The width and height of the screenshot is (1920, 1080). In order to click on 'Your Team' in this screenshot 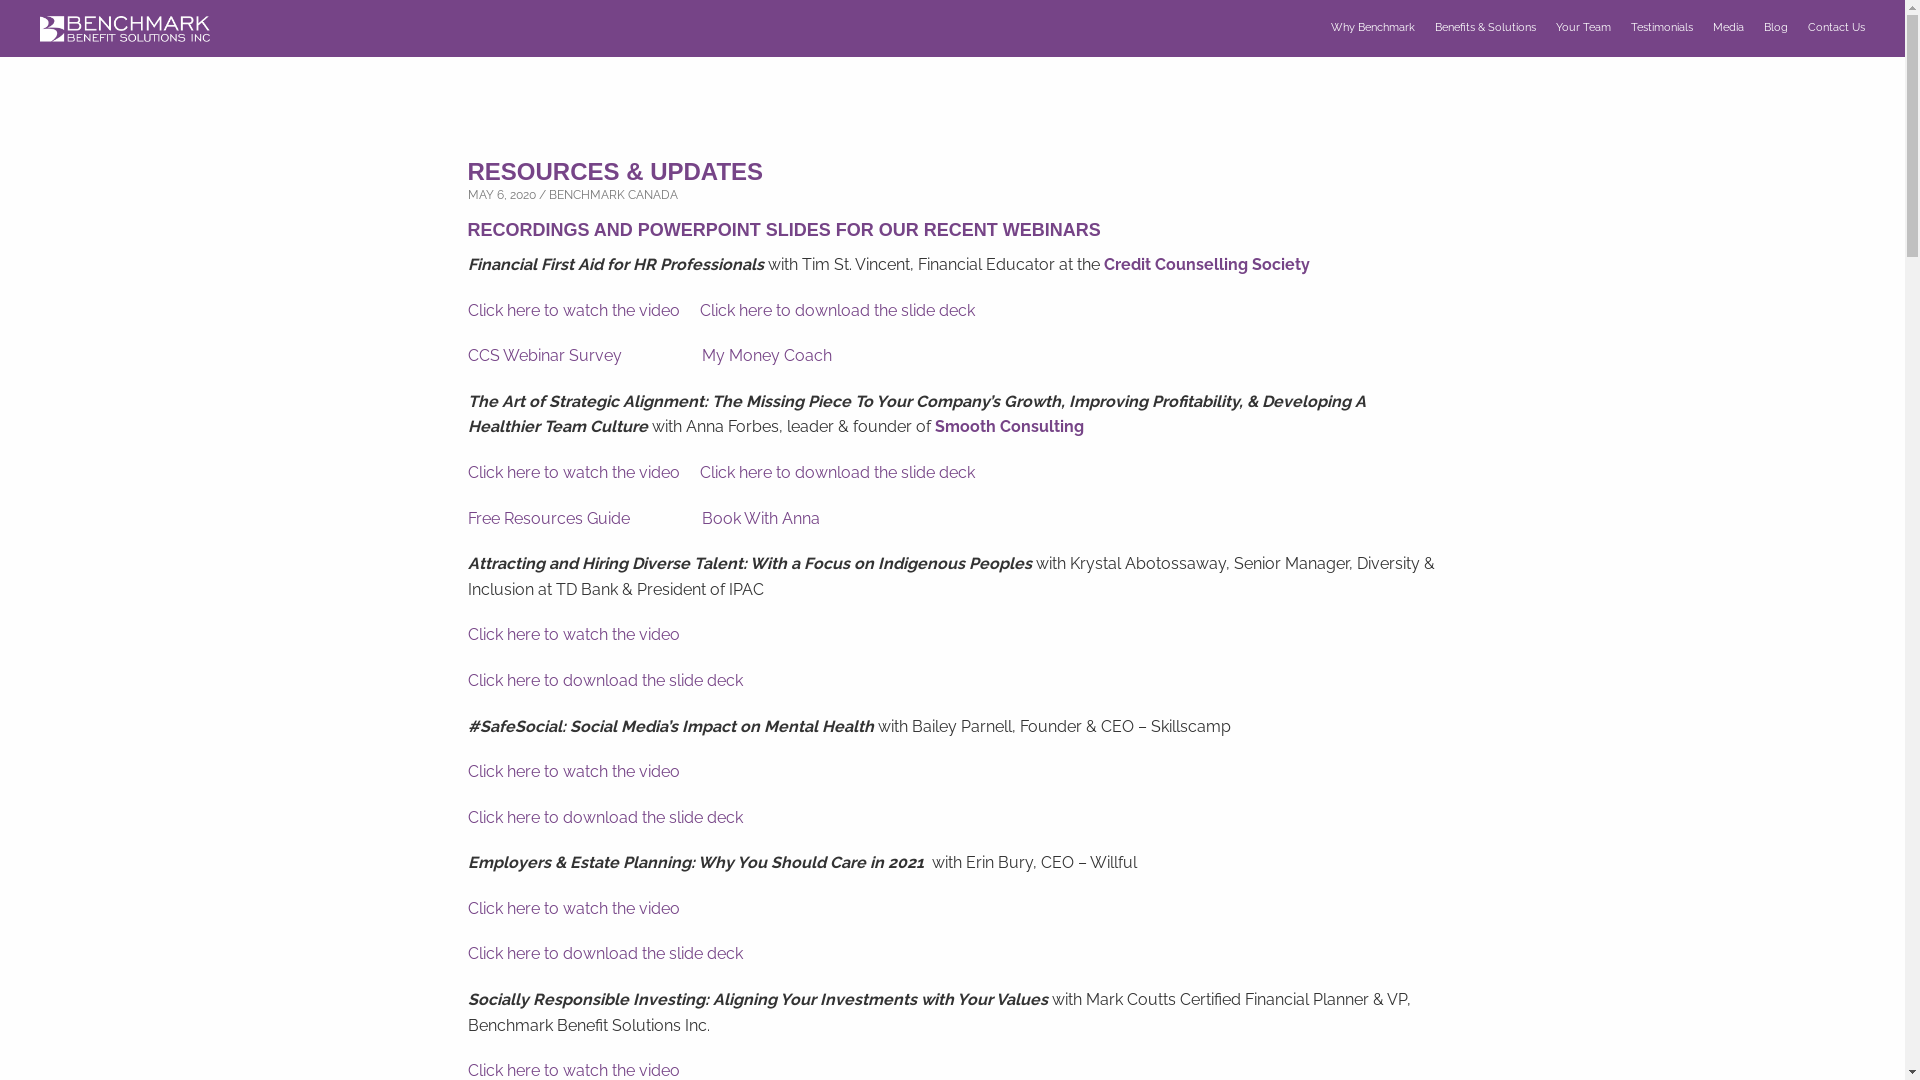, I will do `click(1582, 27)`.